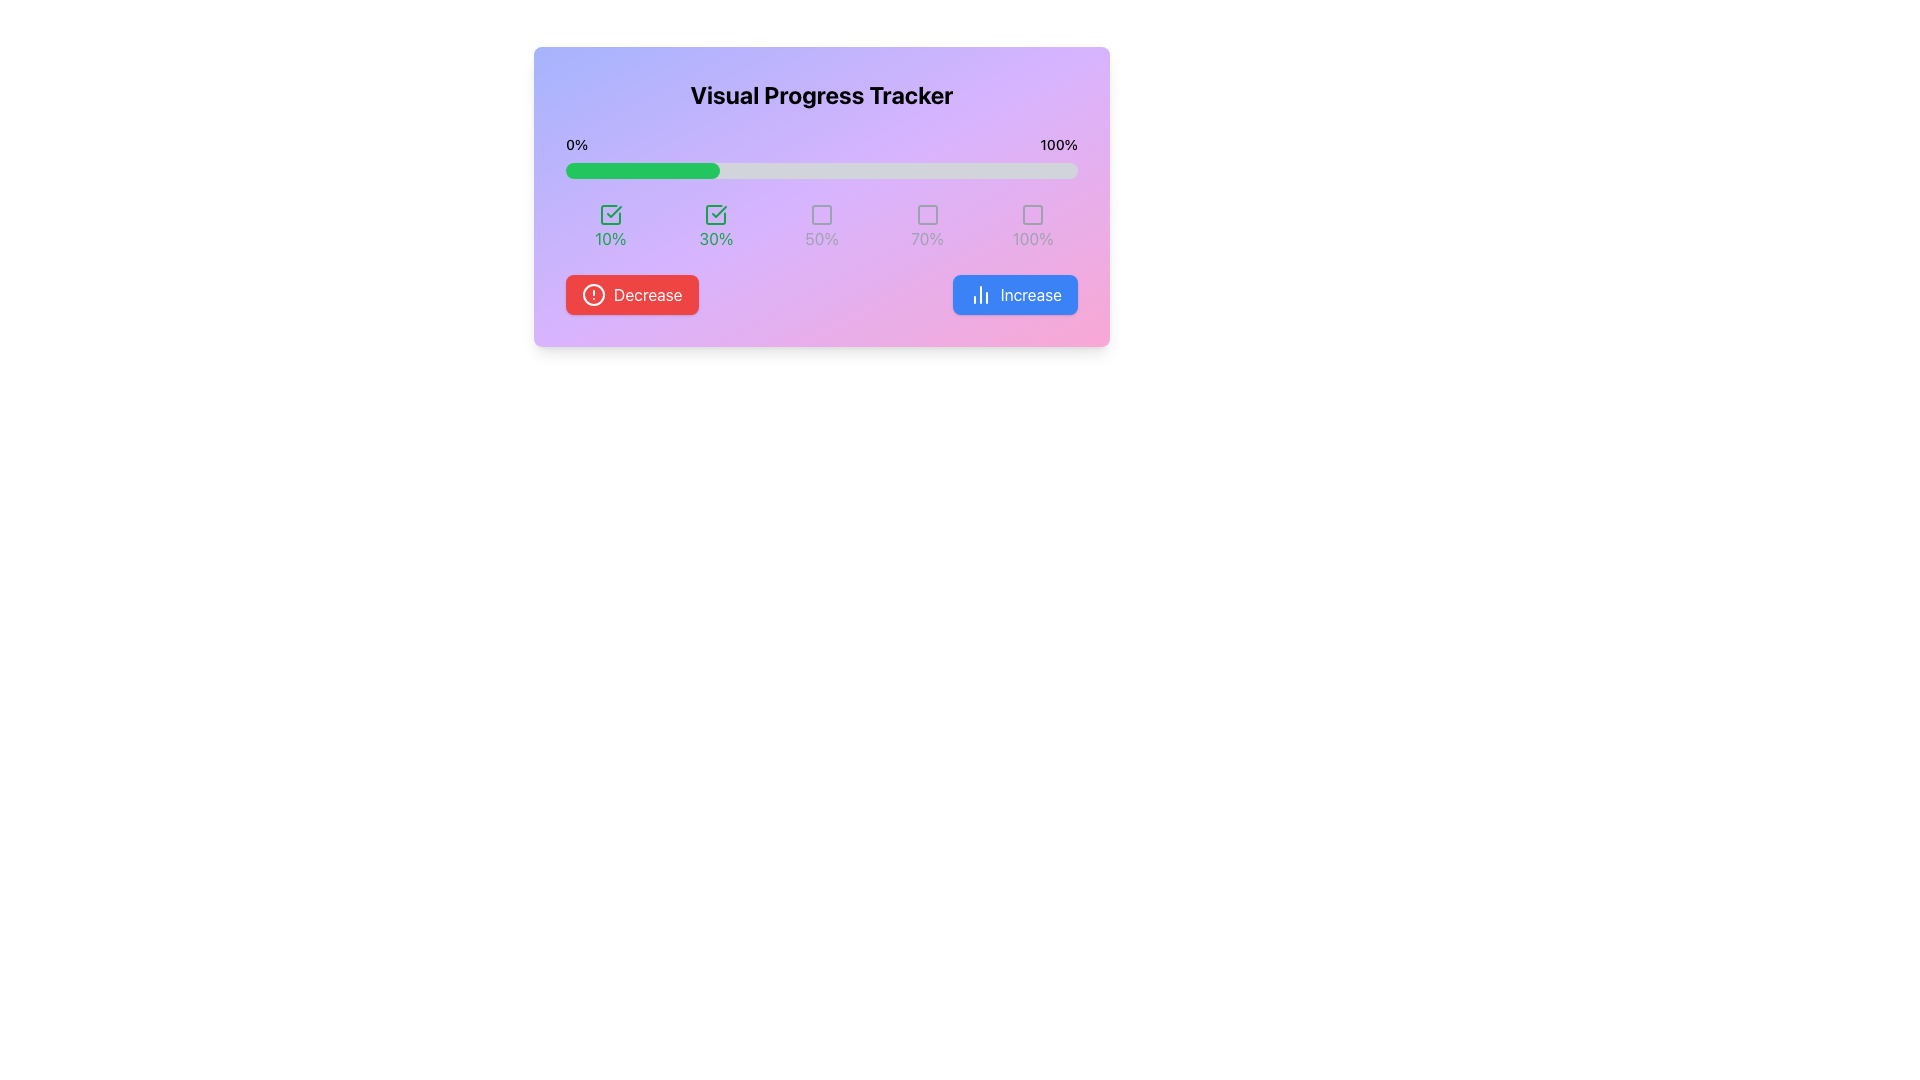 This screenshot has width=1920, height=1080. Describe the element at coordinates (926, 215) in the screenshot. I see `the square-shaped progress marker that indicates the 70% progress level` at that location.